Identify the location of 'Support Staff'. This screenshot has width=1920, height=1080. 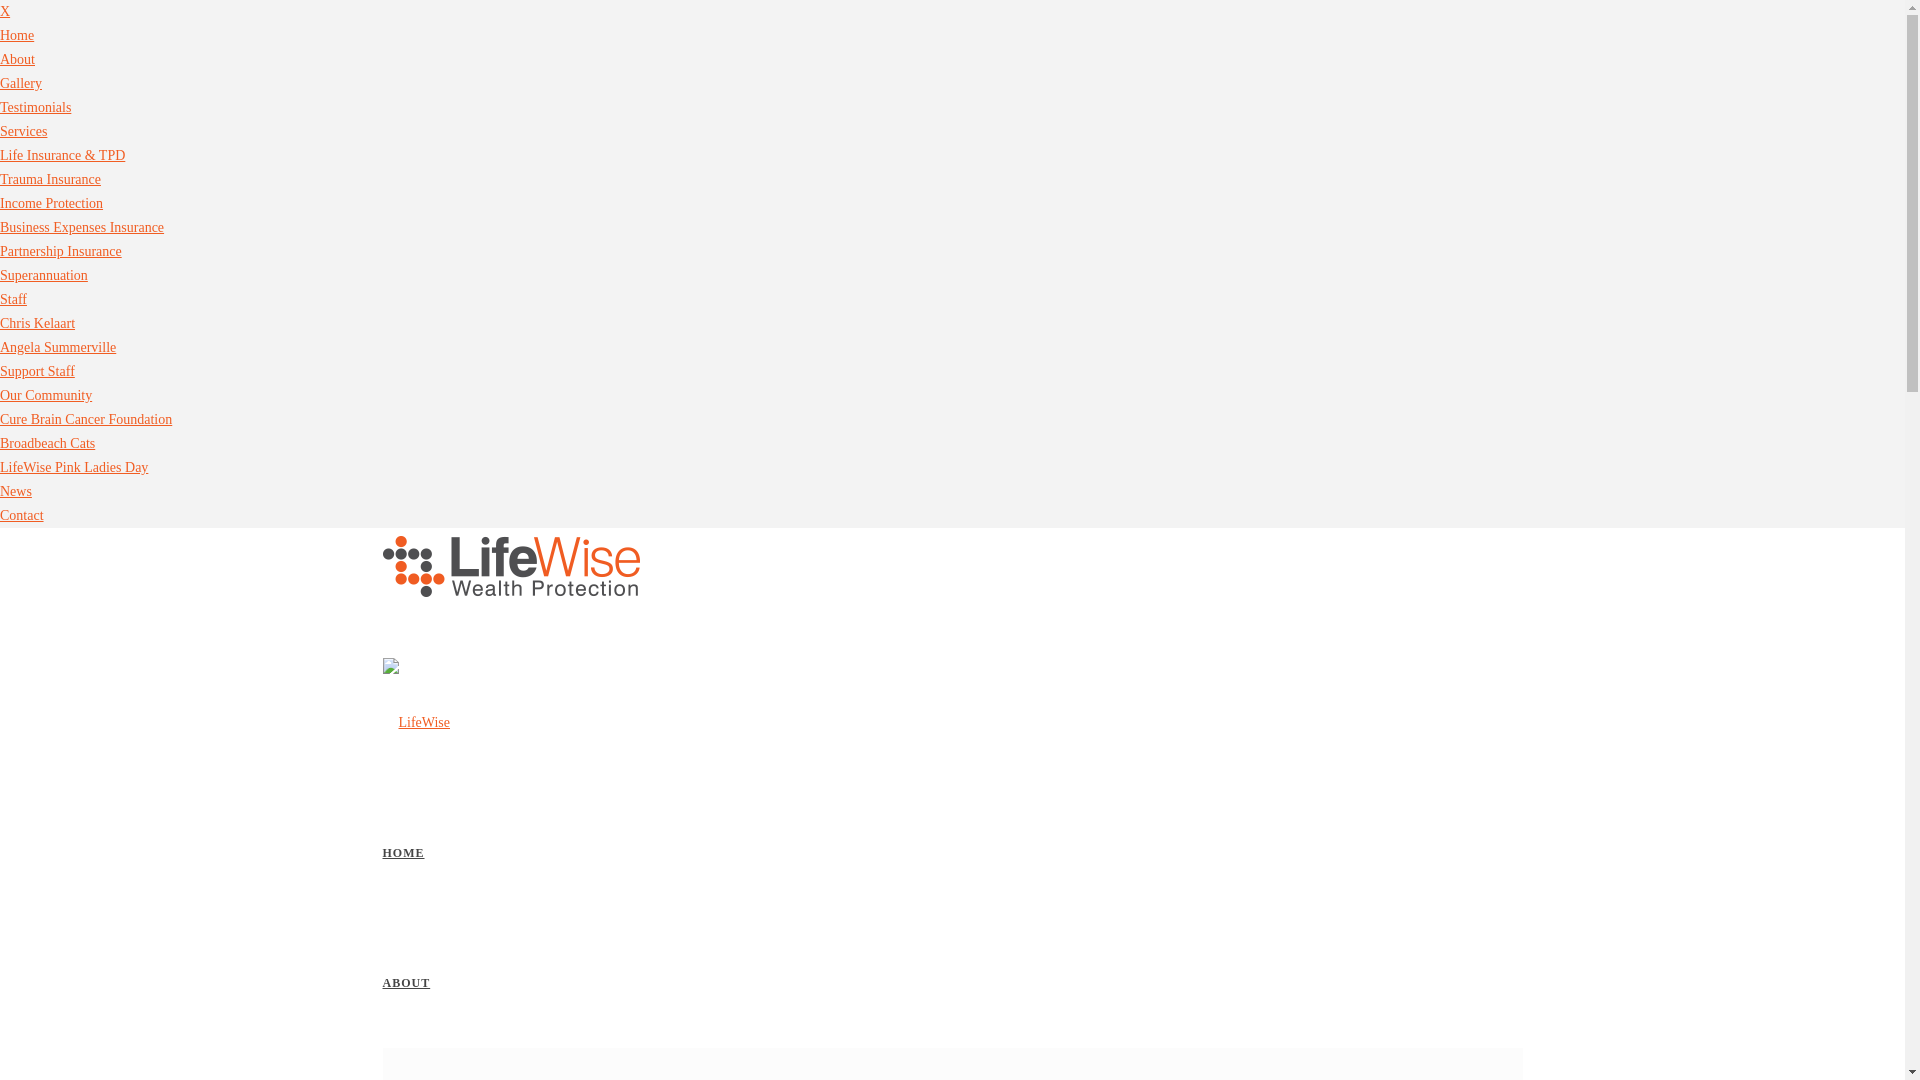
(37, 371).